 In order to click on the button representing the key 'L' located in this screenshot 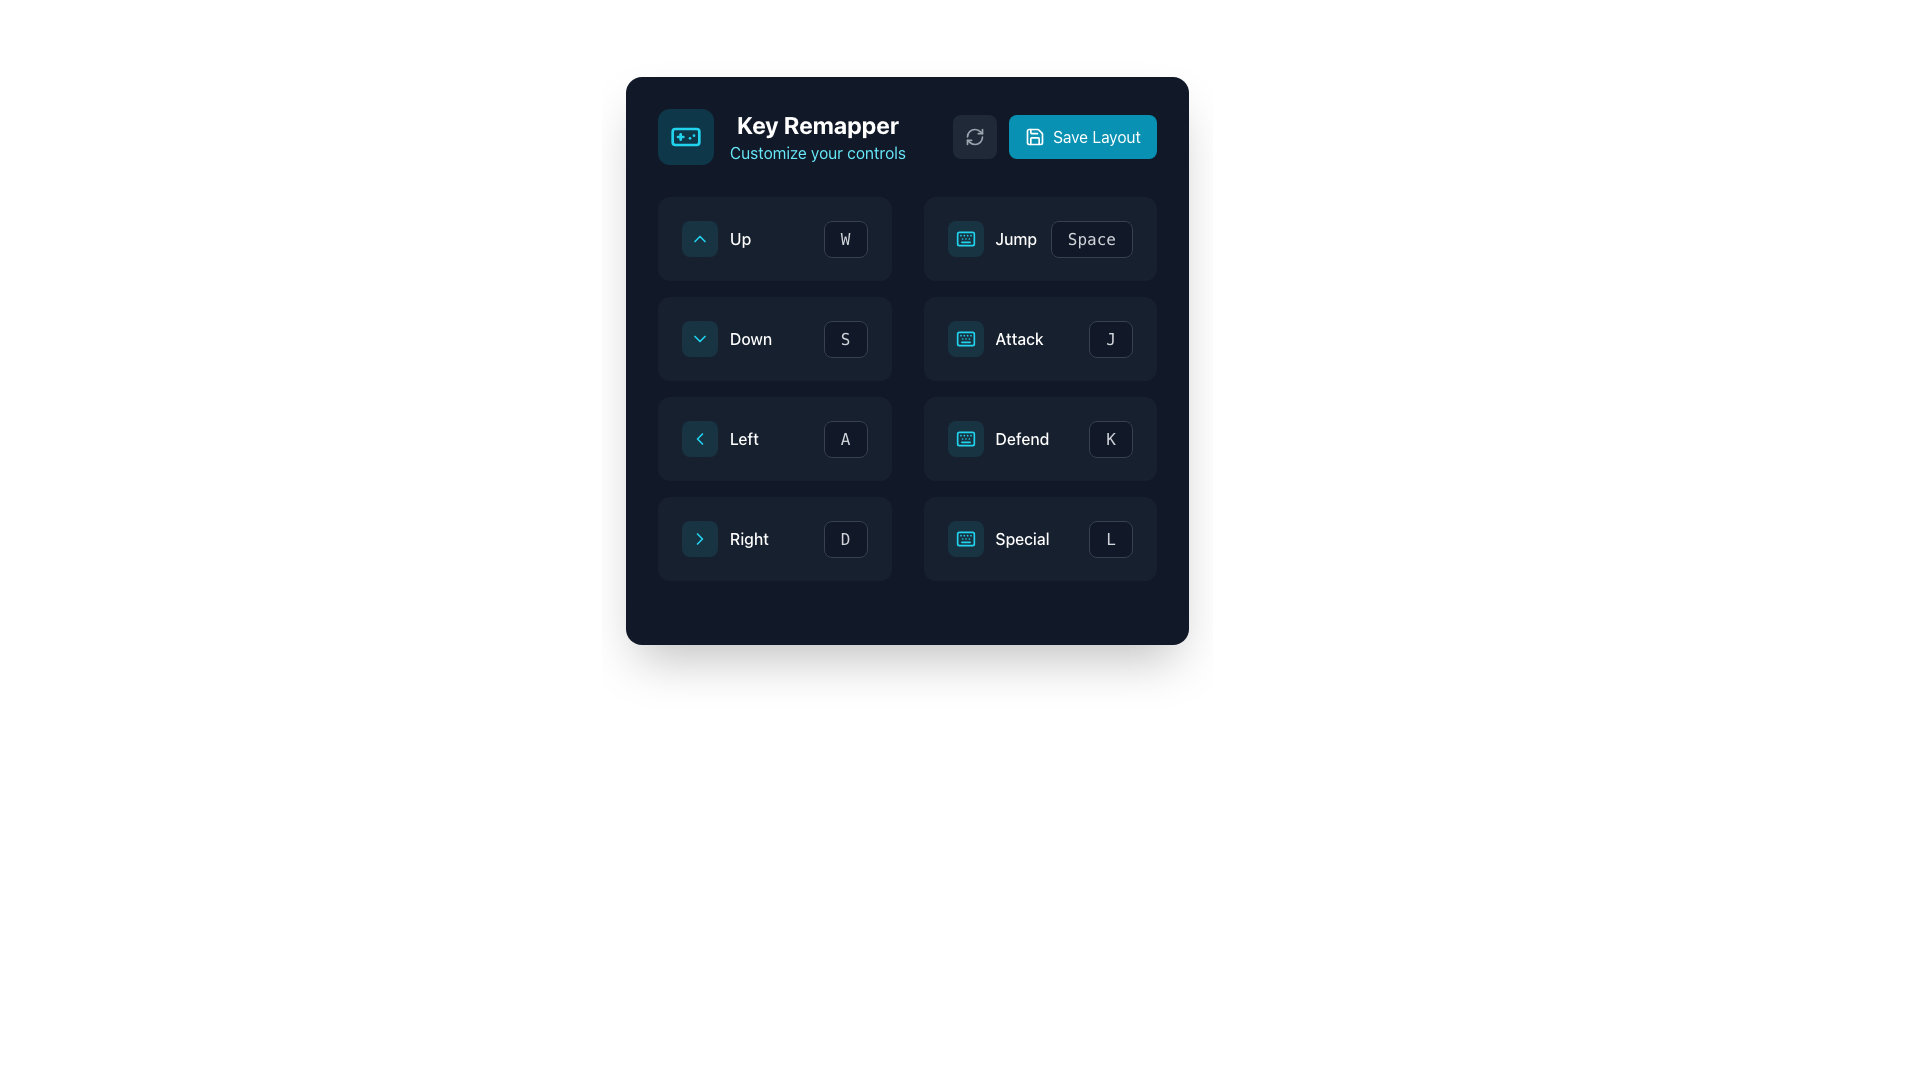, I will do `click(1109, 538)`.